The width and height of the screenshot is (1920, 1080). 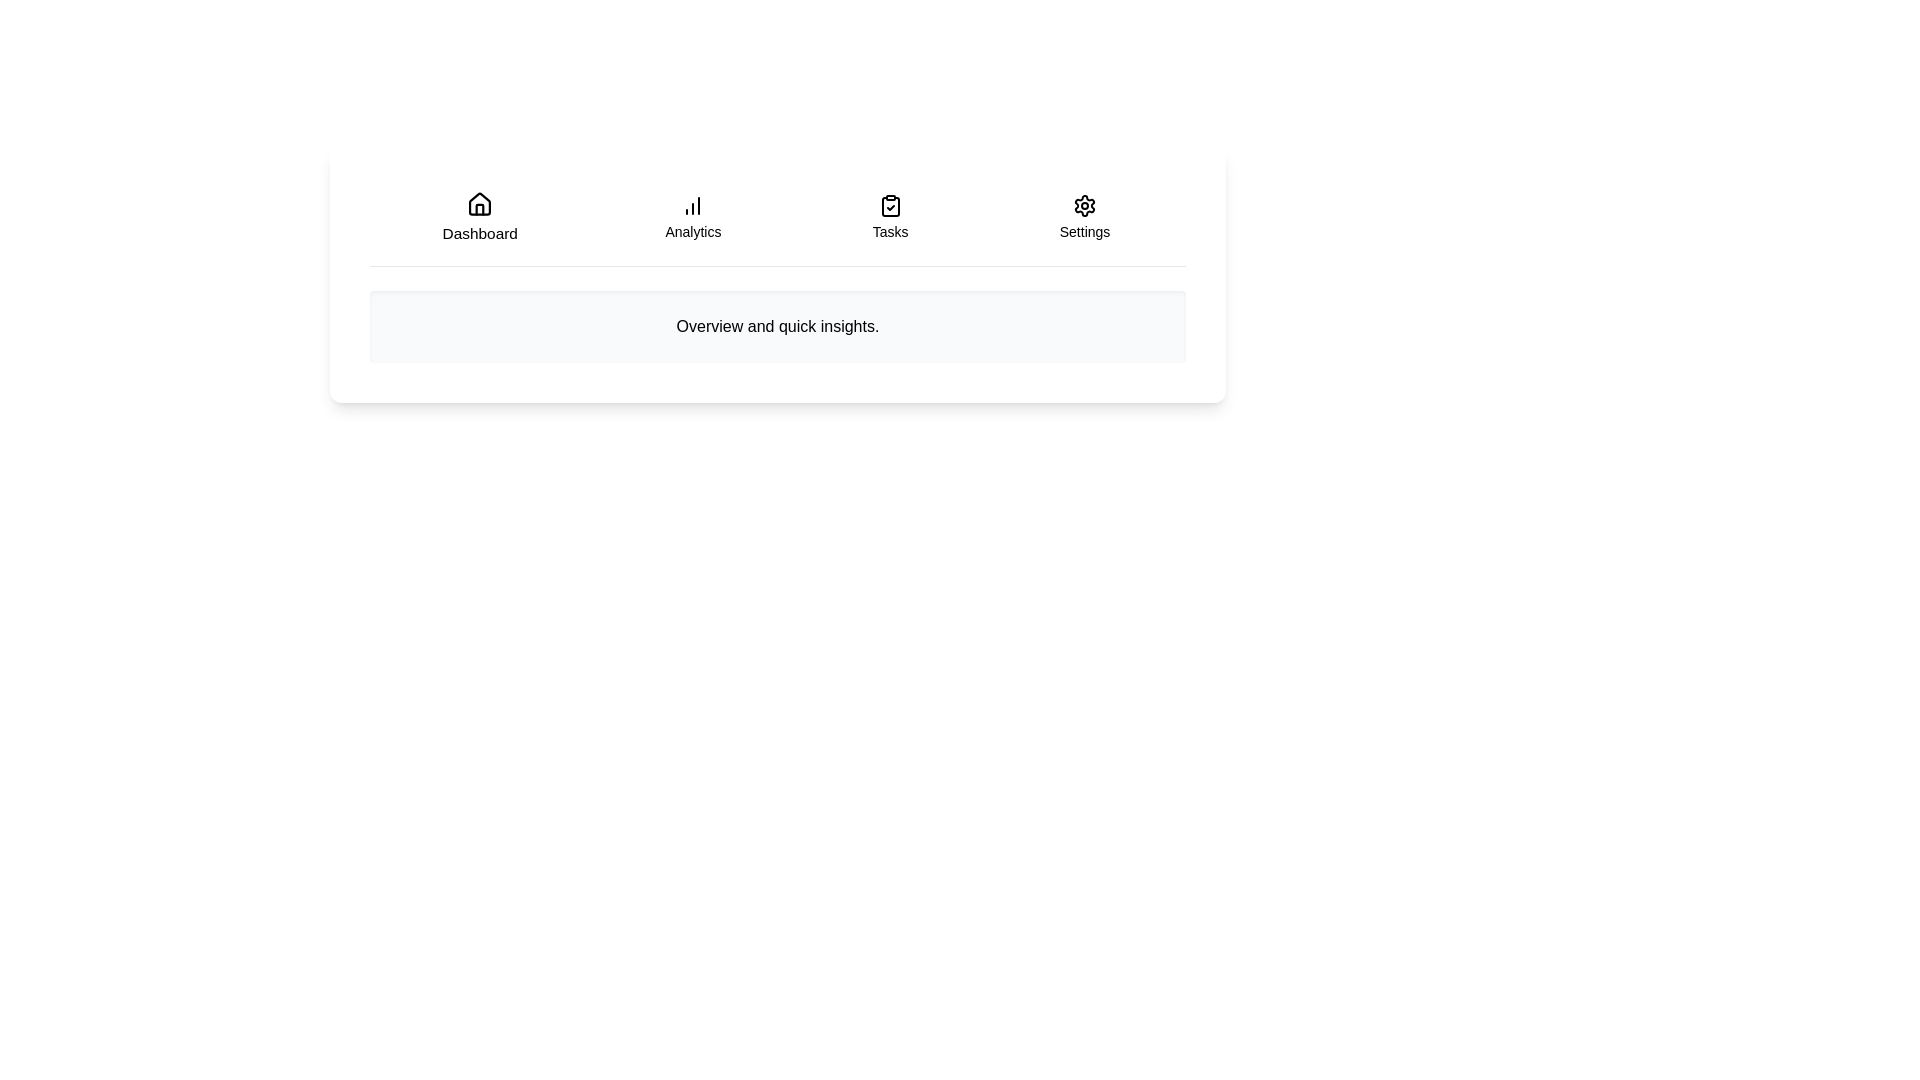 What do you see at coordinates (889, 207) in the screenshot?
I see `the clipboard icon, which is part of the navigation bar and located above the 'Tasks' label, by focusing on its central rectangular shape with rounded corners` at bounding box center [889, 207].